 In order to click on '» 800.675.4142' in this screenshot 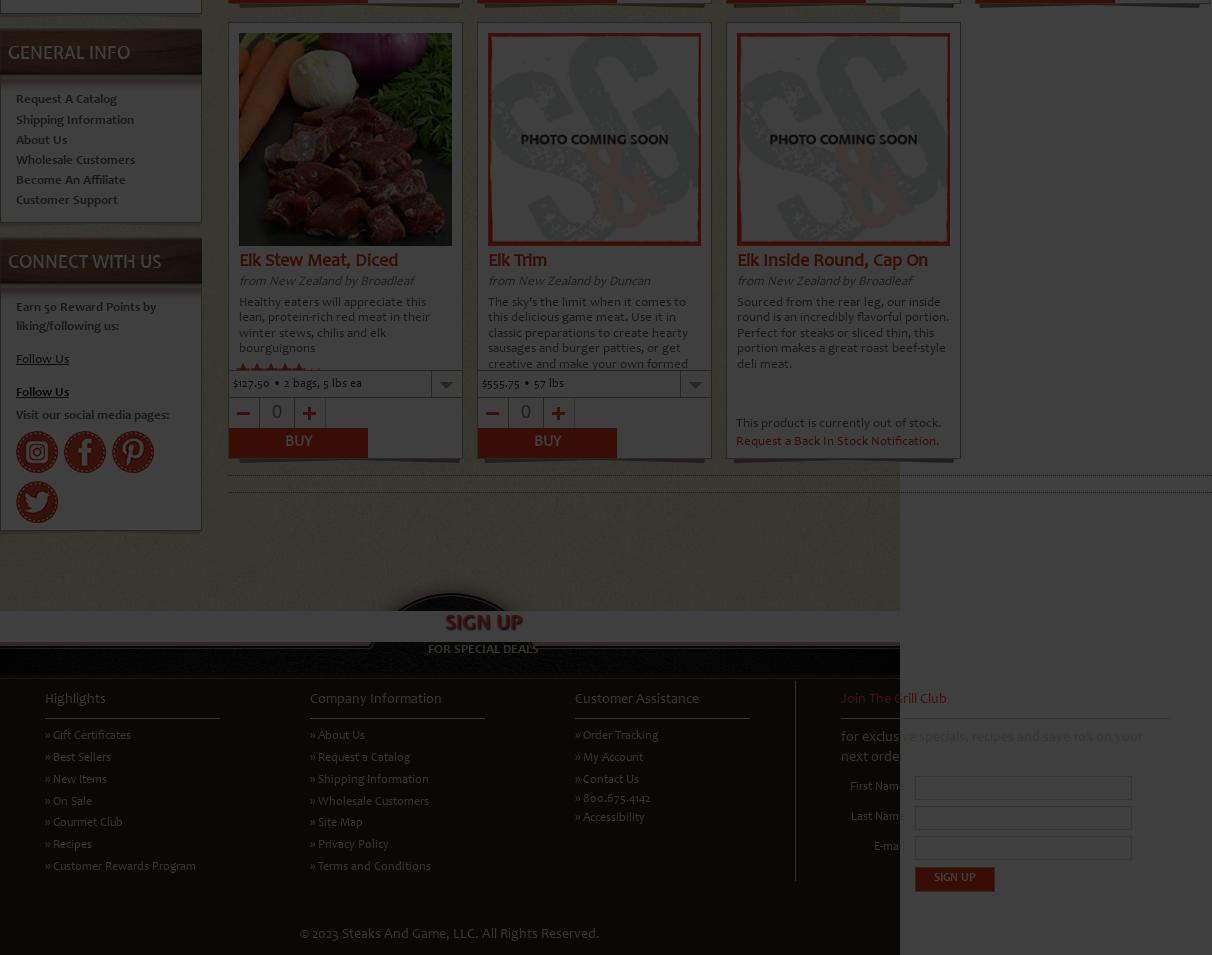, I will do `click(612, 797)`.